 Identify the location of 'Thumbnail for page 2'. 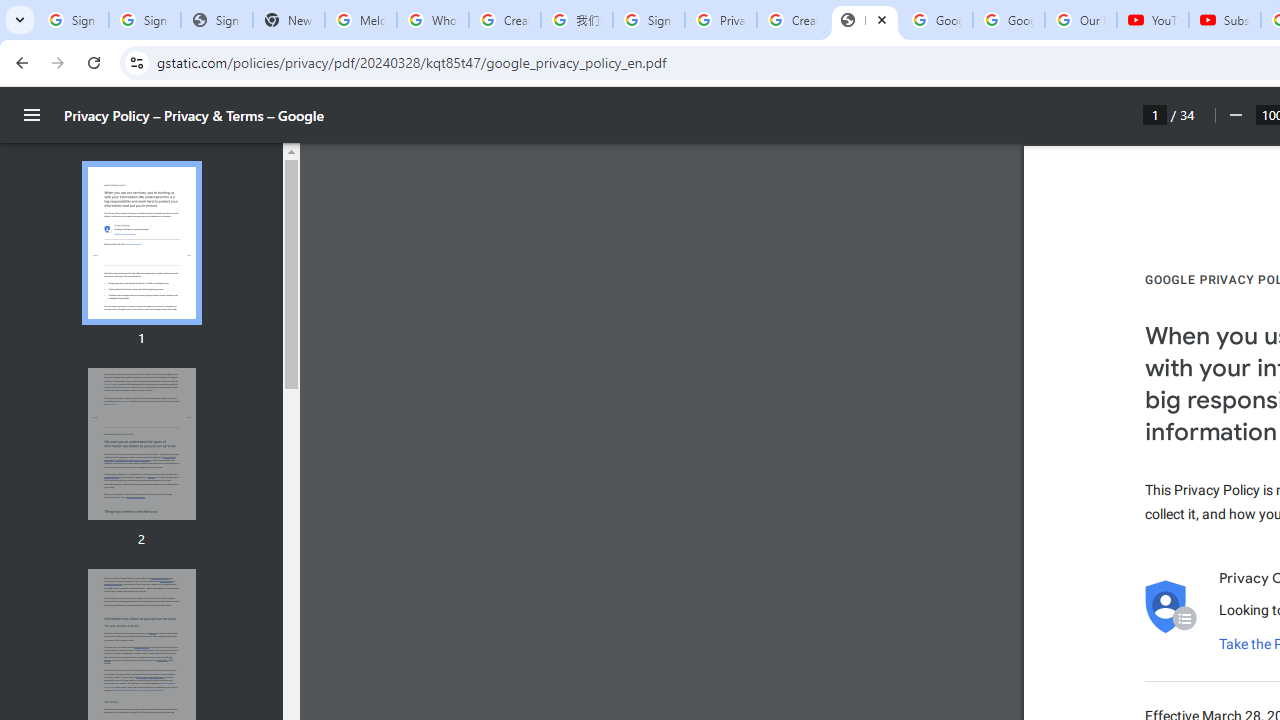
(140, 443).